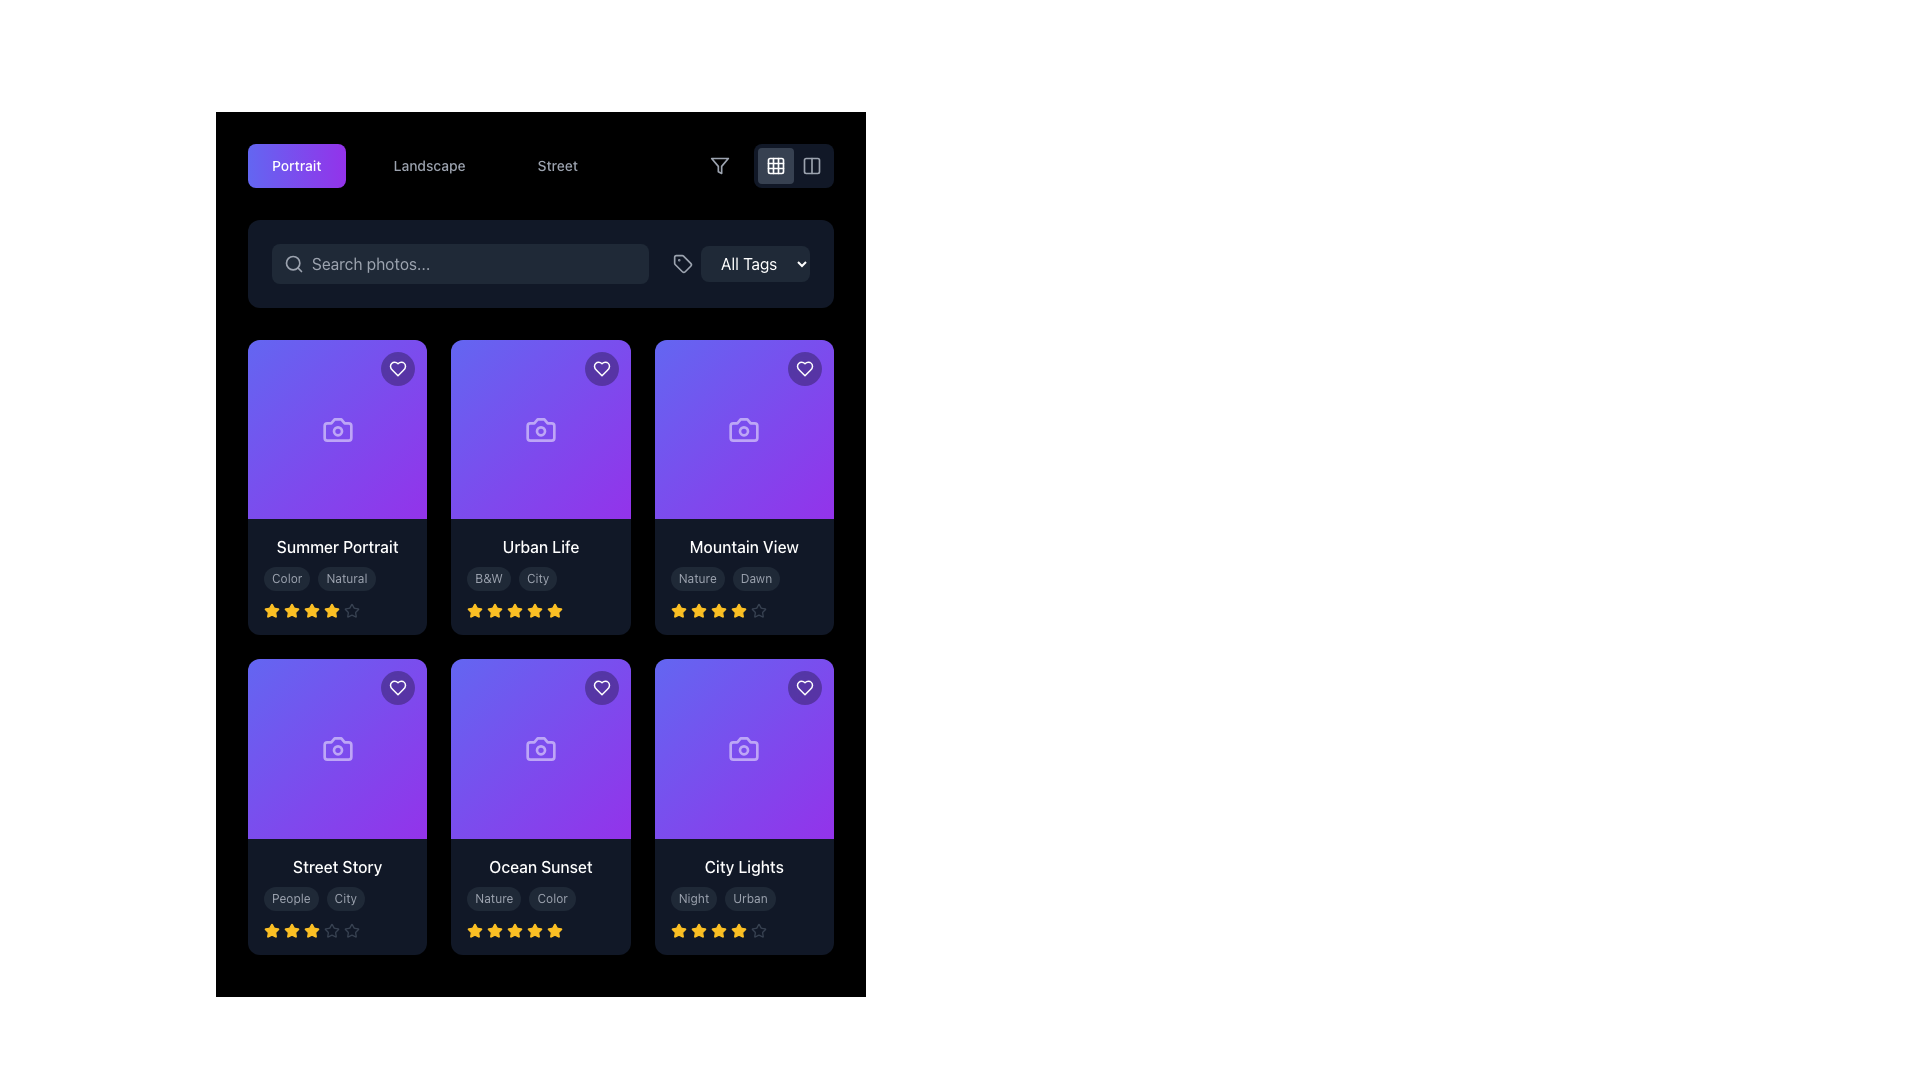  I want to click on the stars in the 'Street Story' Informational Card Section to rate the item, so click(337, 895).